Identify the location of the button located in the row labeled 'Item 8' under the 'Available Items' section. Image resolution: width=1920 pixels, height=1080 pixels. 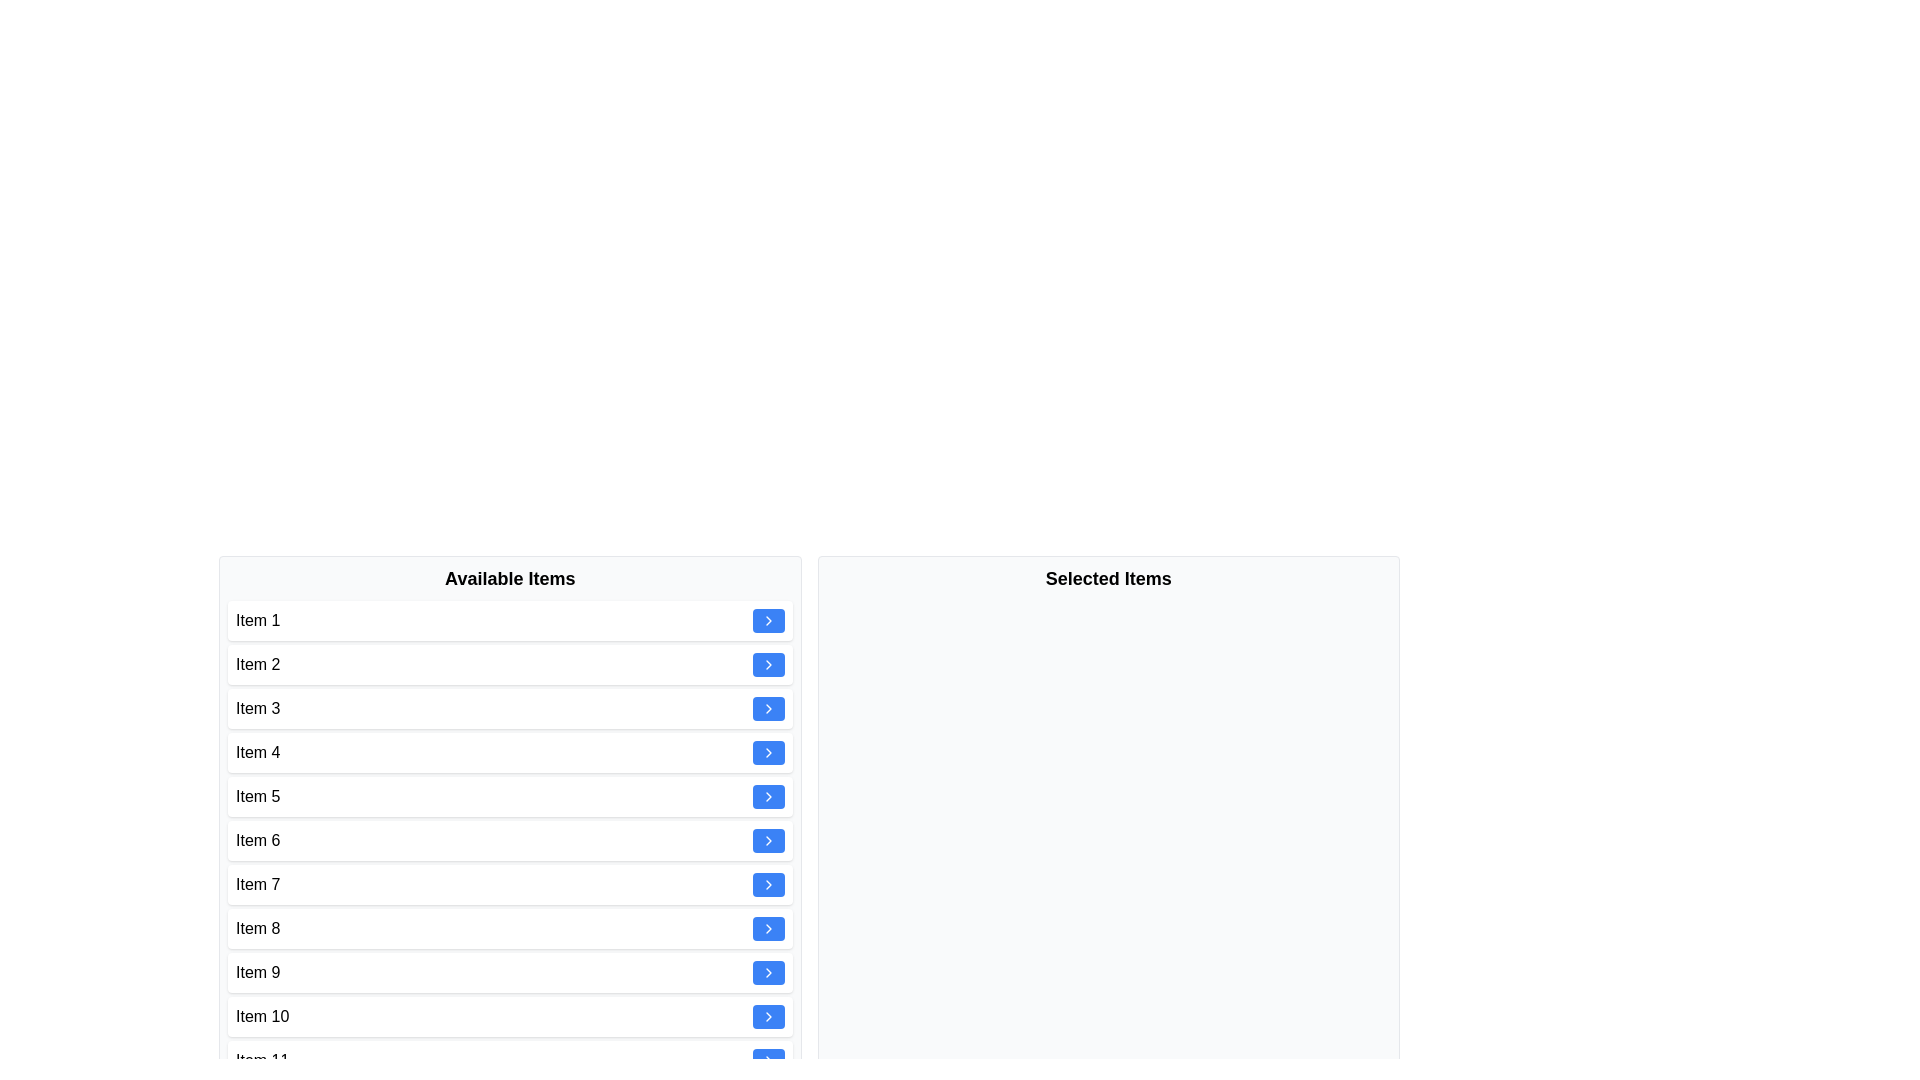
(767, 929).